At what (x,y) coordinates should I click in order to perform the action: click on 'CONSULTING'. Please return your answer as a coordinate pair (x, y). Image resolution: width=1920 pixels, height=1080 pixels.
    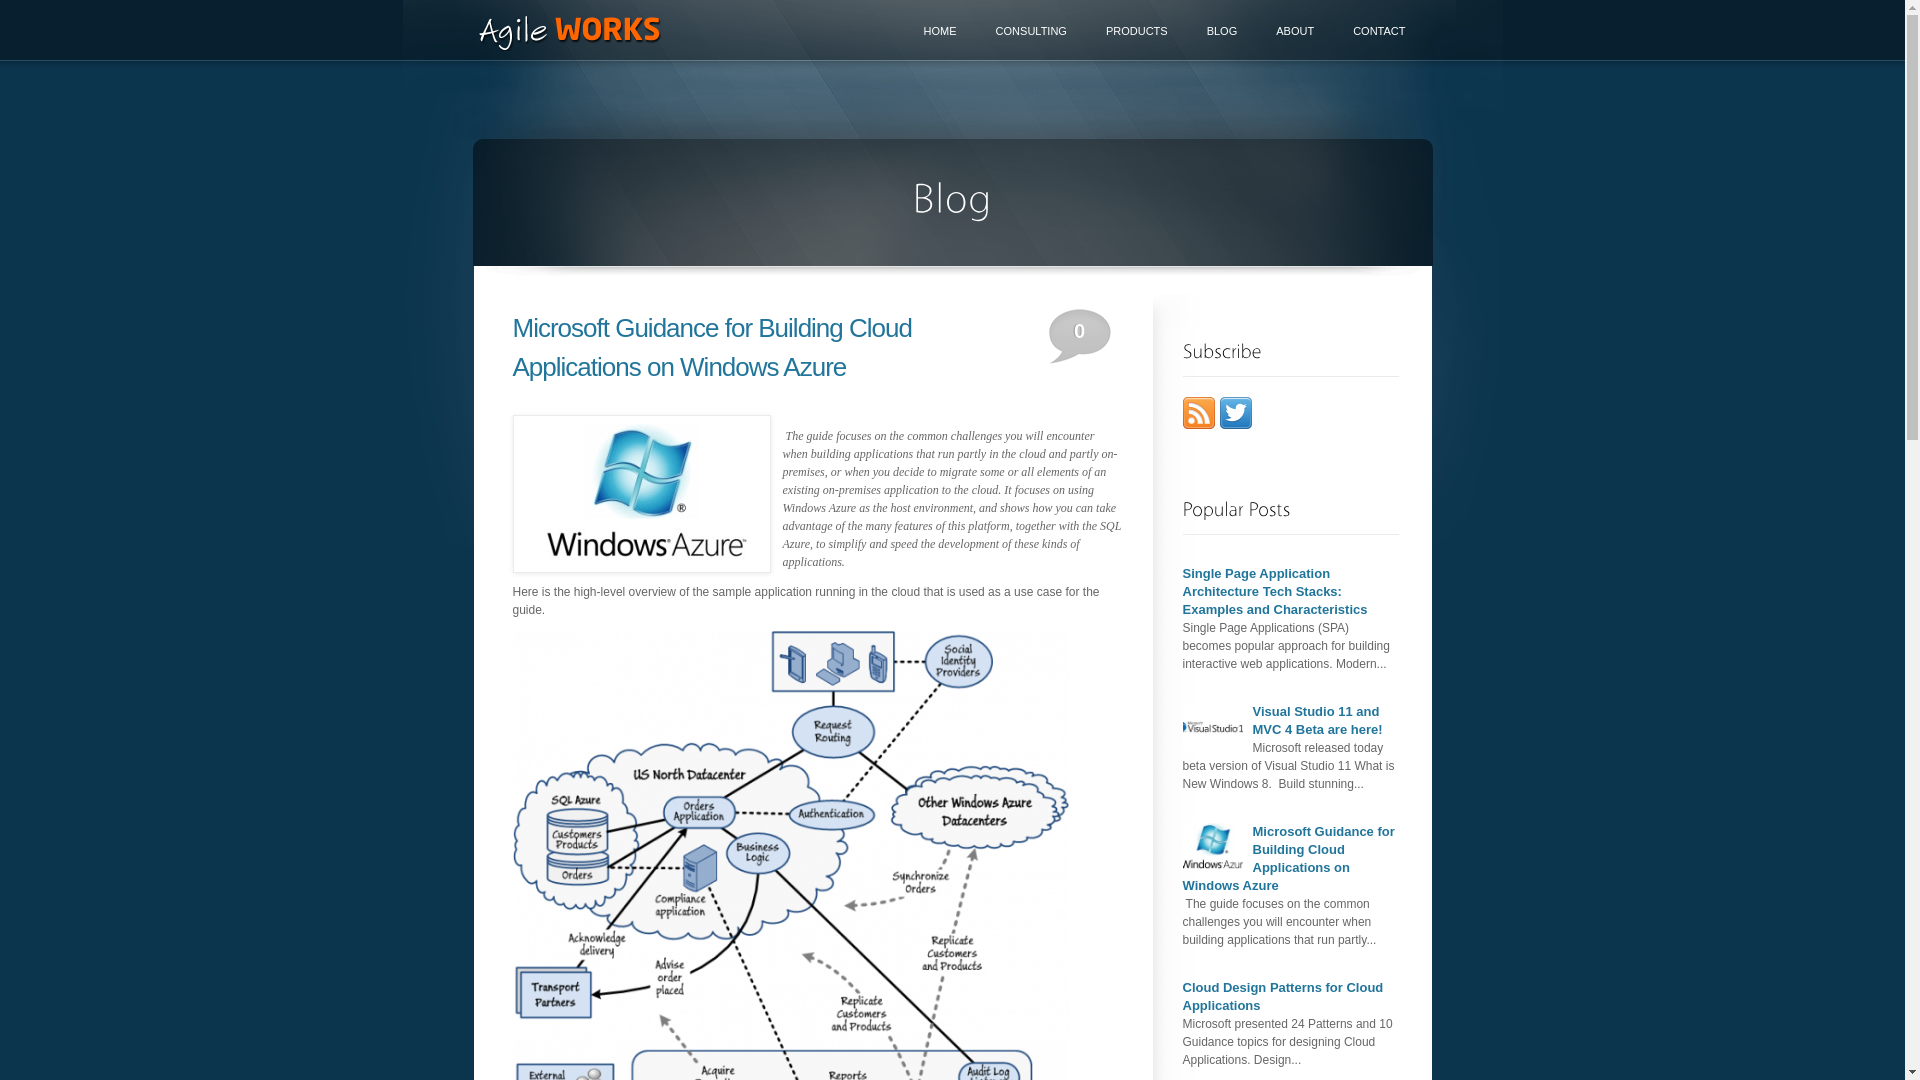
    Looking at the image, I should click on (1031, 31).